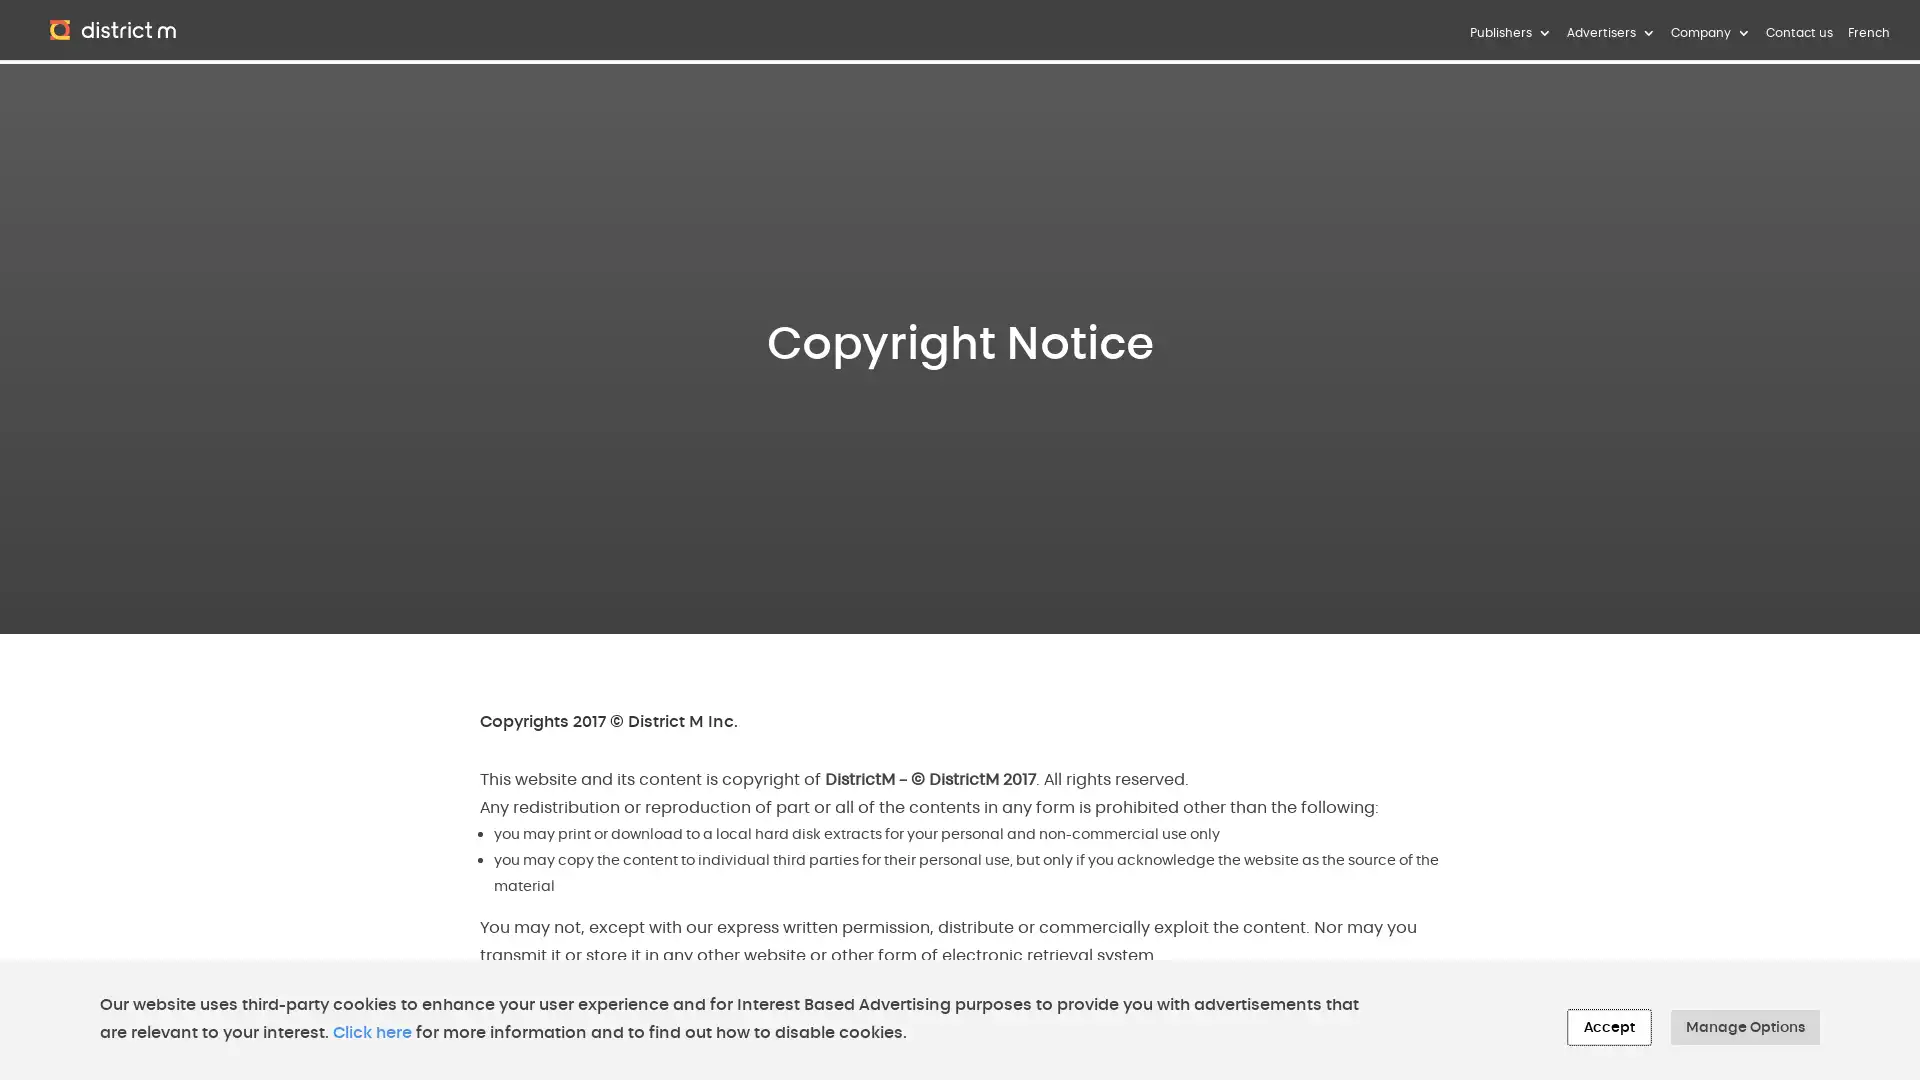 The image size is (1920, 1080). I want to click on Accept, so click(1609, 1027).